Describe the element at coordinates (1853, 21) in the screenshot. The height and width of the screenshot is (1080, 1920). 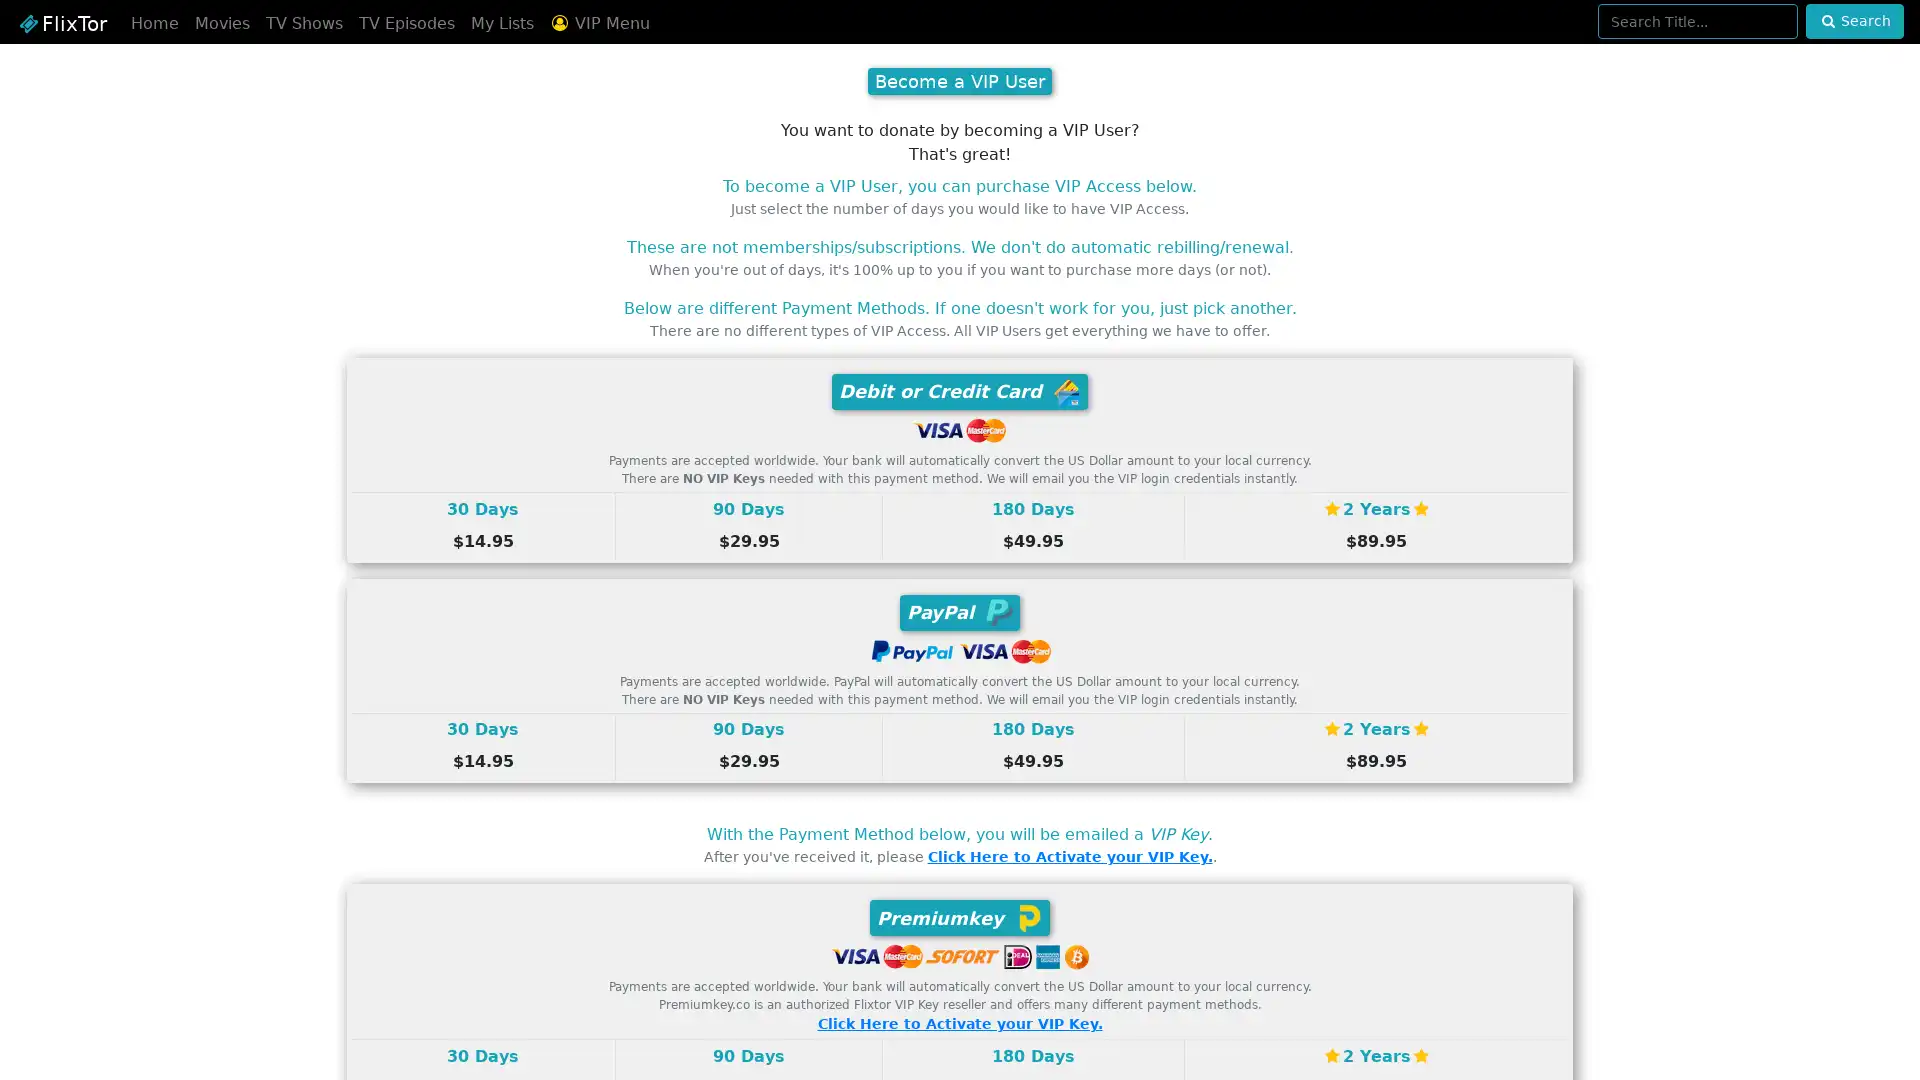
I see `Search` at that location.